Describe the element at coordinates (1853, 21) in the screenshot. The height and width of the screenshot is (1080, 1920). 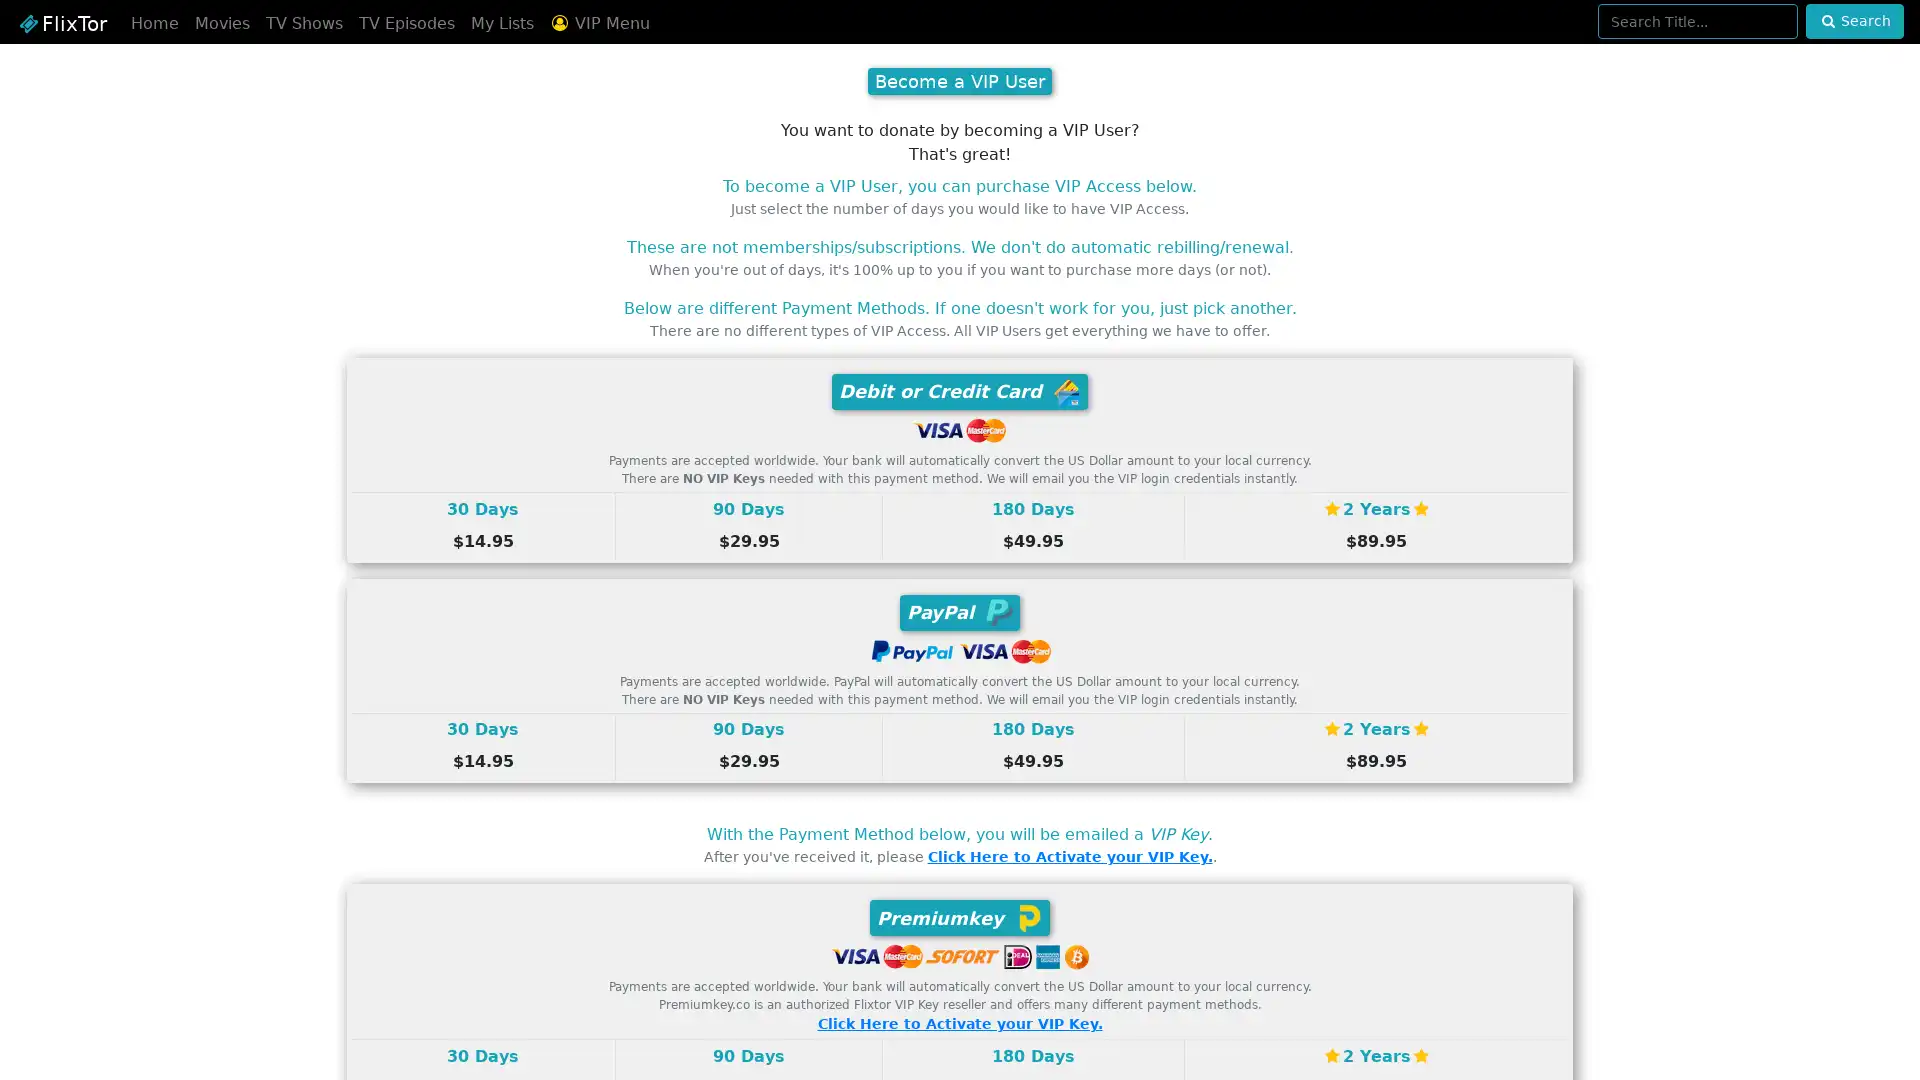
I see `Search` at that location.